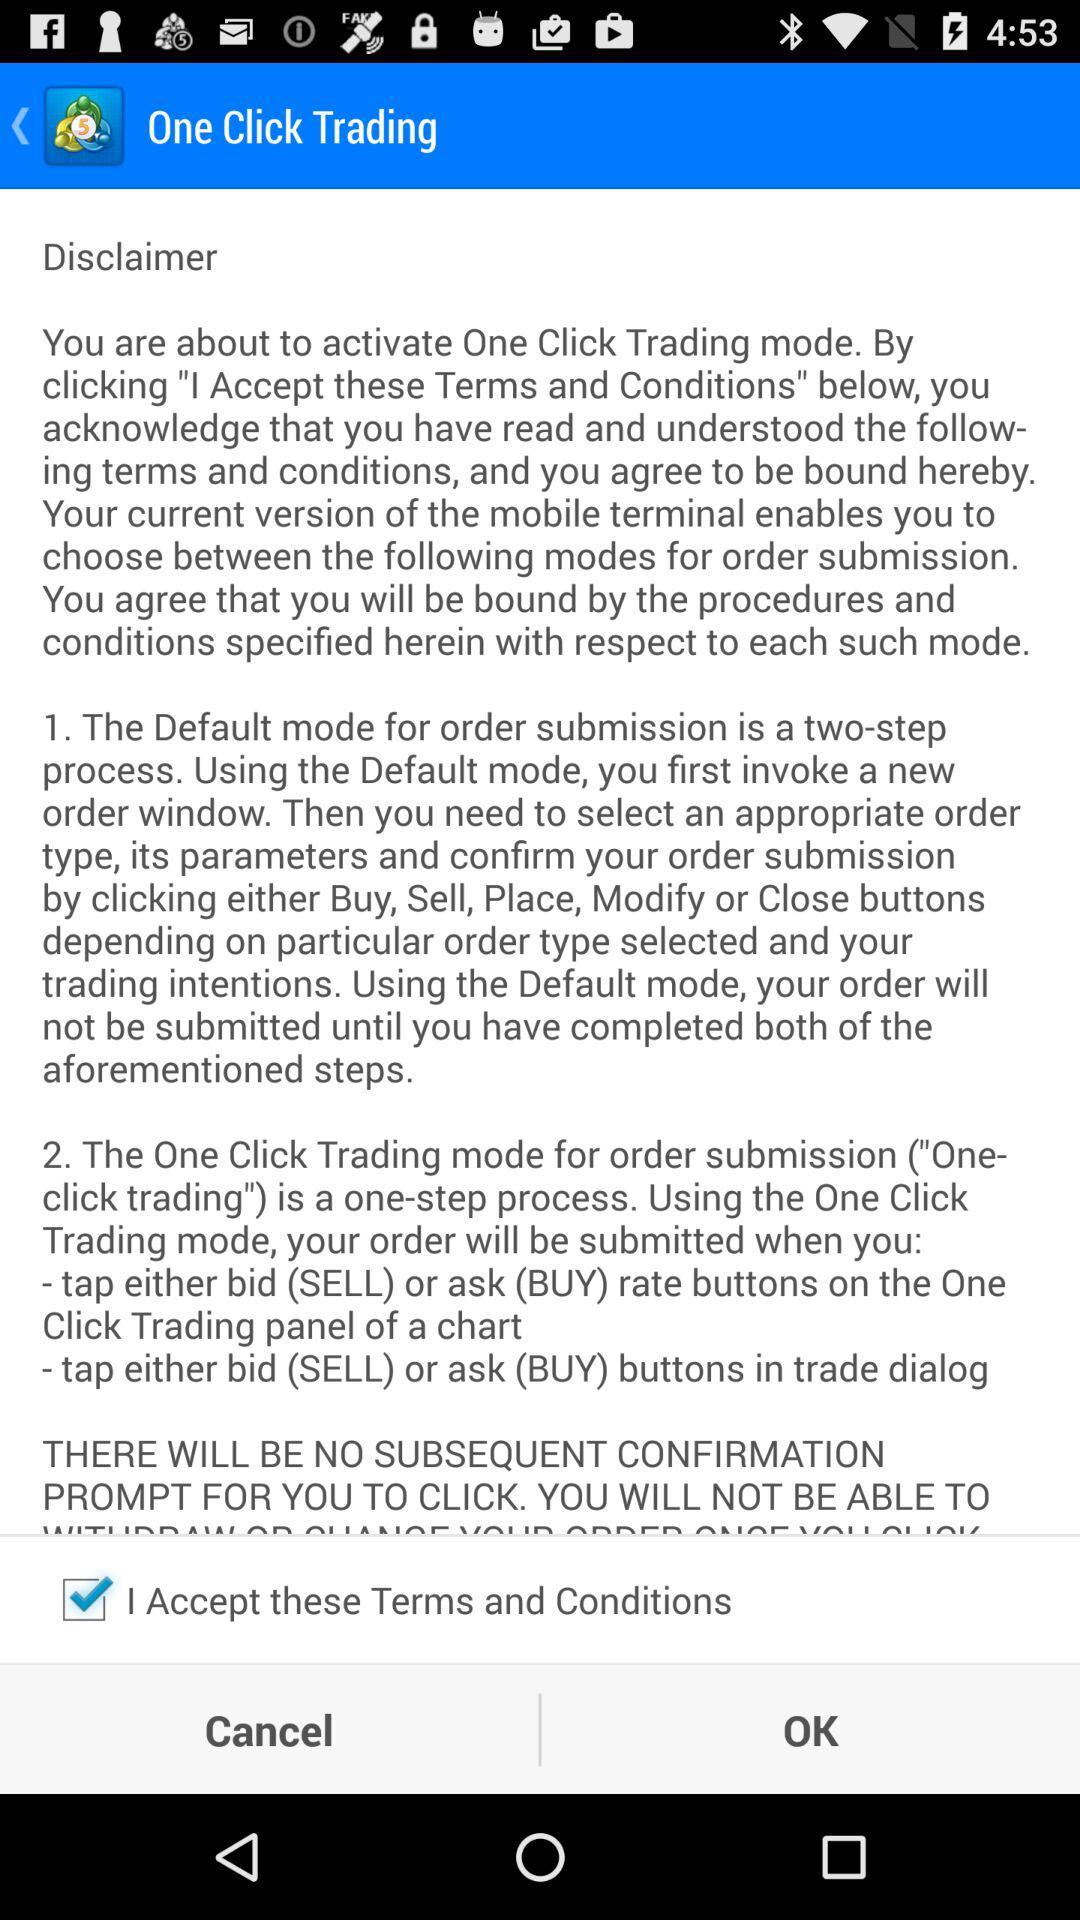 The width and height of the screenshot is (1080, 1920). Describe the element at coordinates (83, 1598) in the screenshot. I see `unchecks the terms and conditions box` at that location.